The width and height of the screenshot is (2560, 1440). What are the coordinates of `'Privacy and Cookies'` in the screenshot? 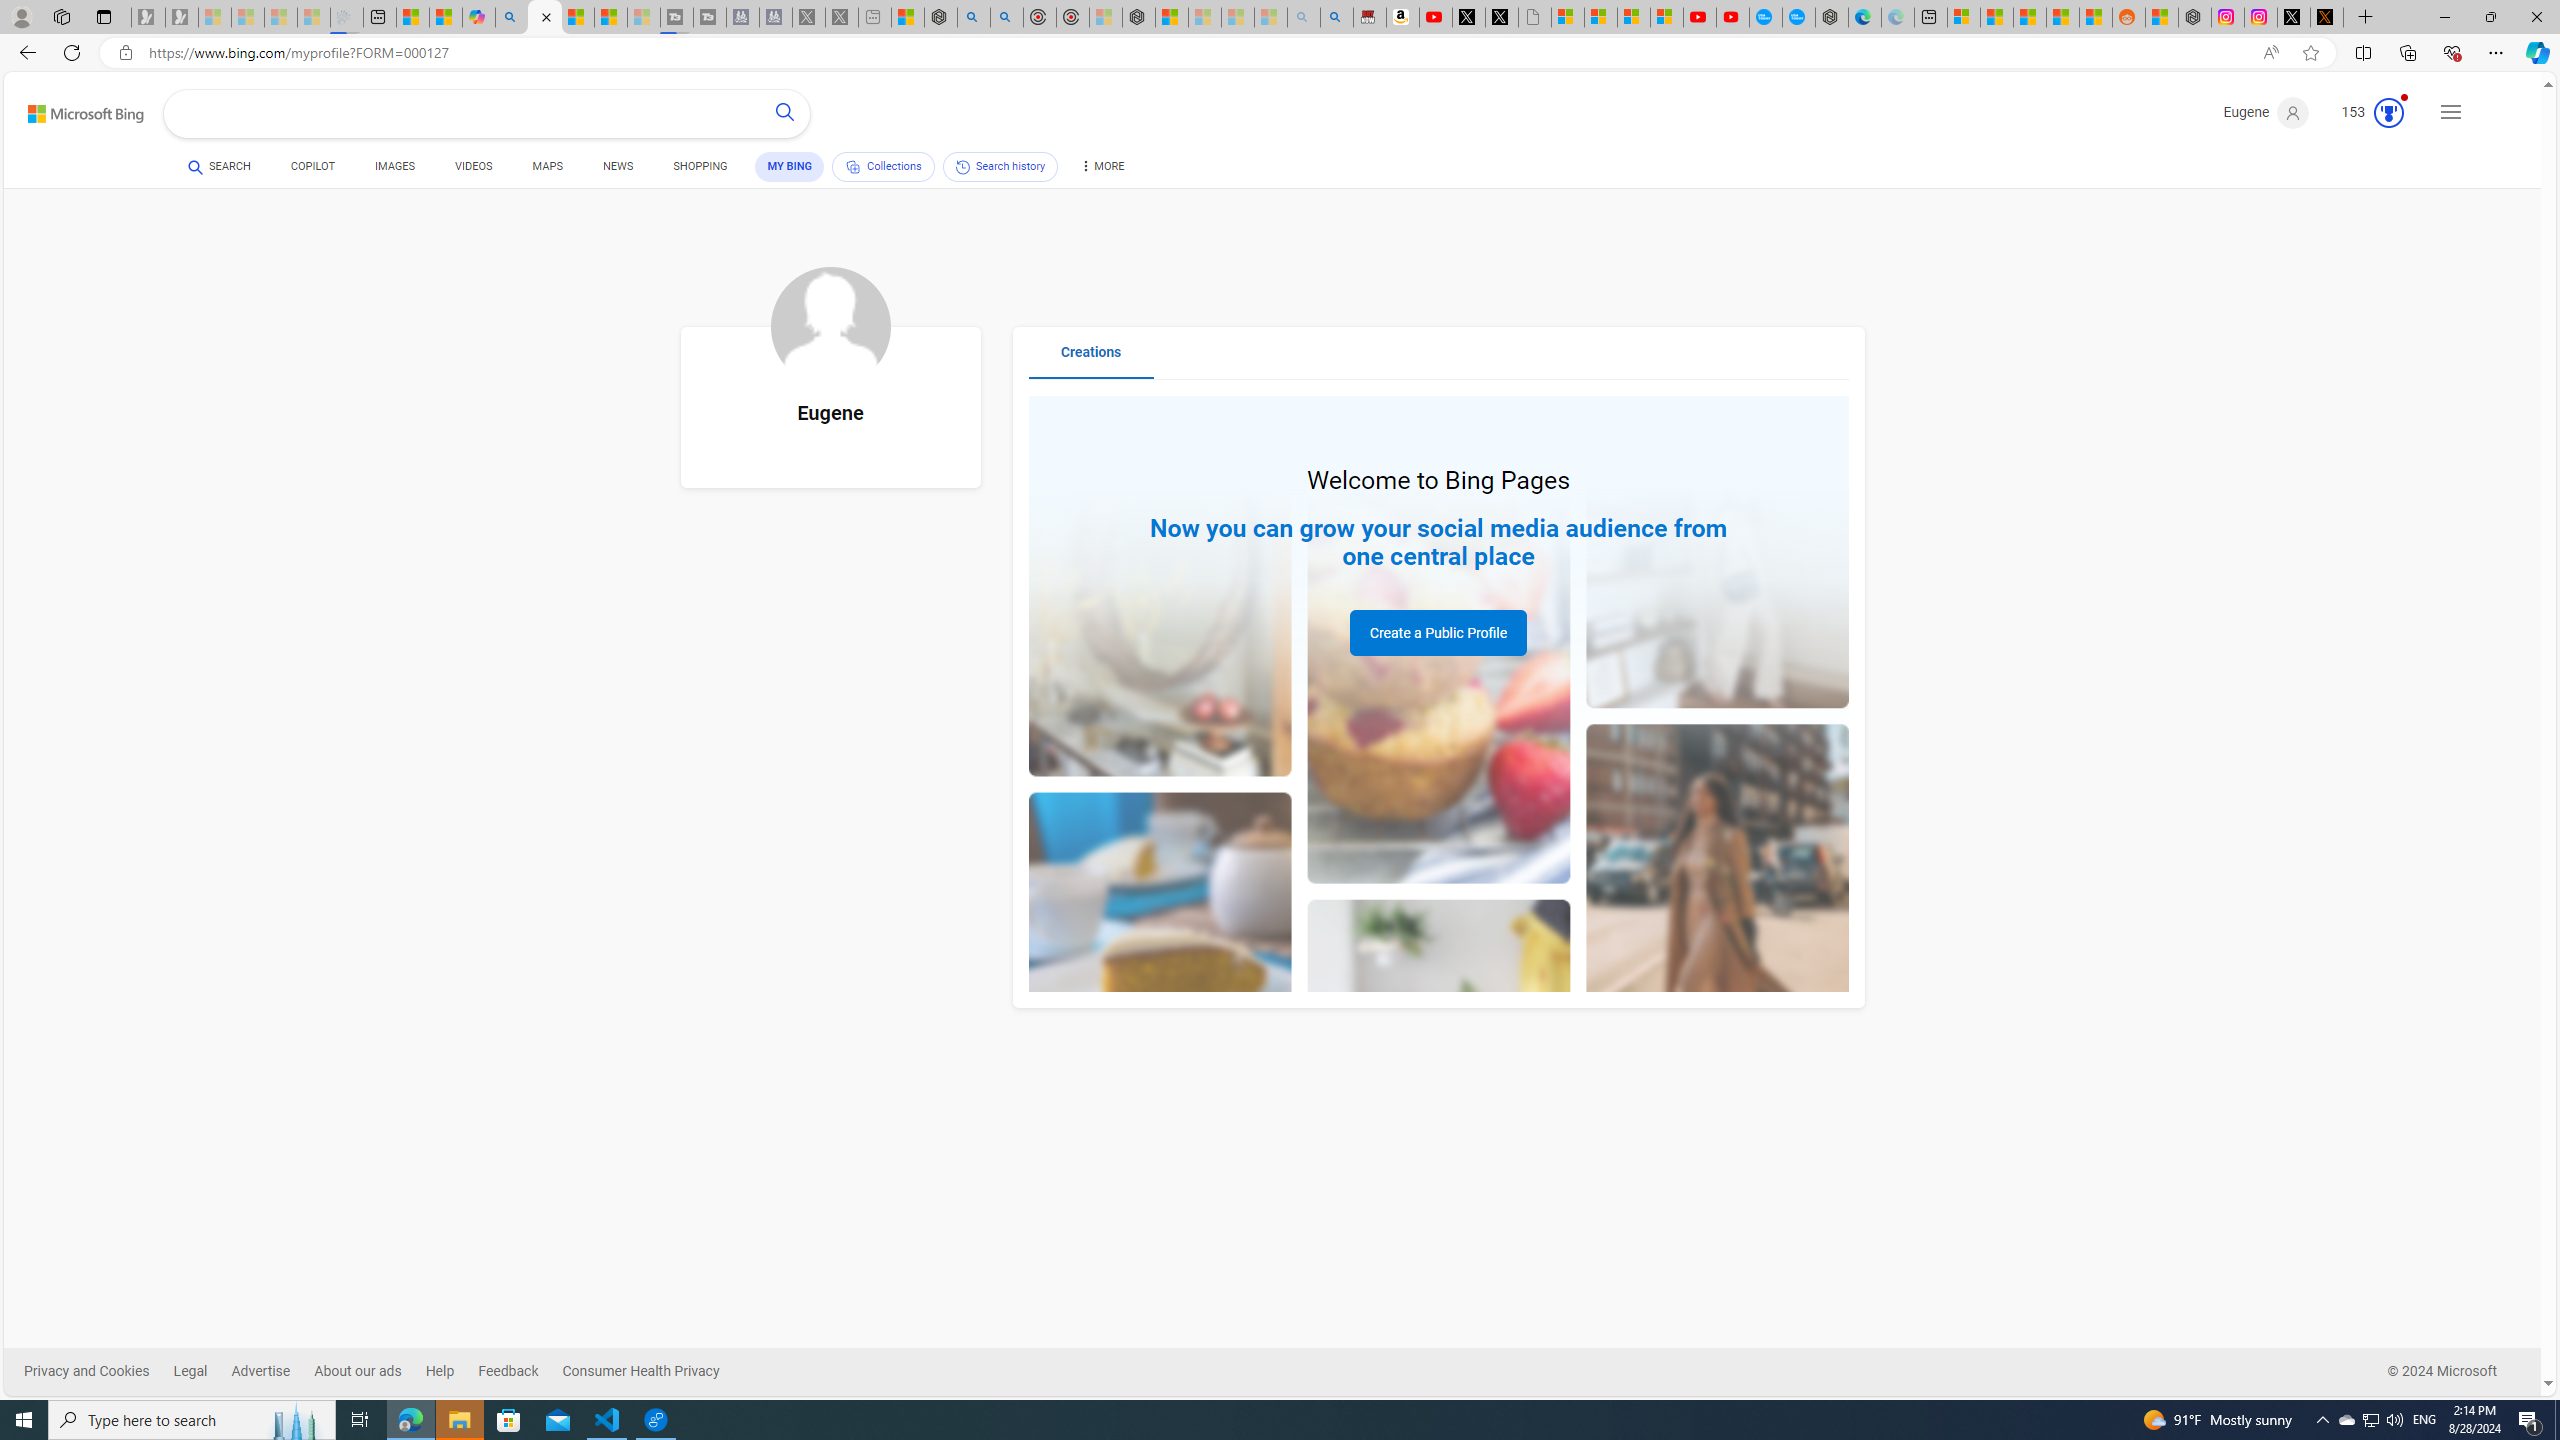 It's located at (97, 1371).